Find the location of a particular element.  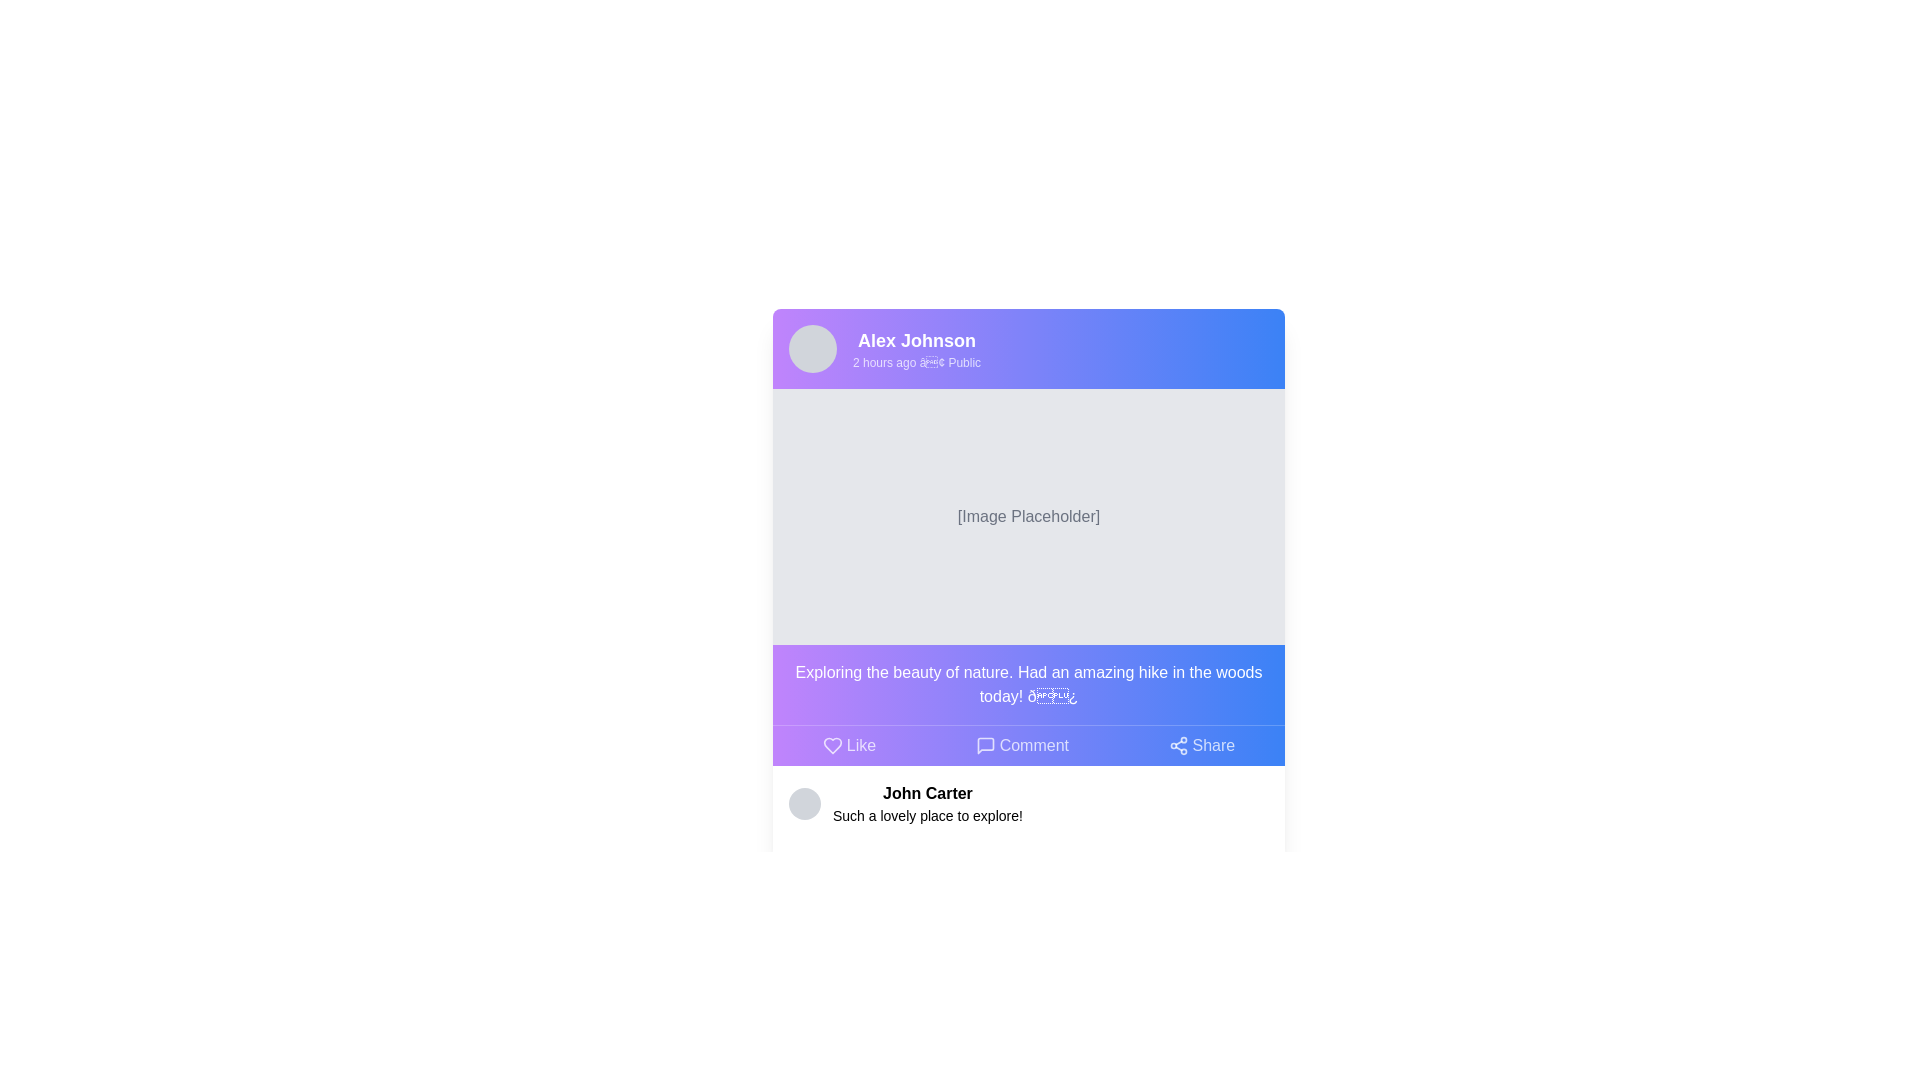

the comment icon located directly to the left of the word 'Comment' in the horizontal row of interactive options below a post is located at coordinates (985, 745).